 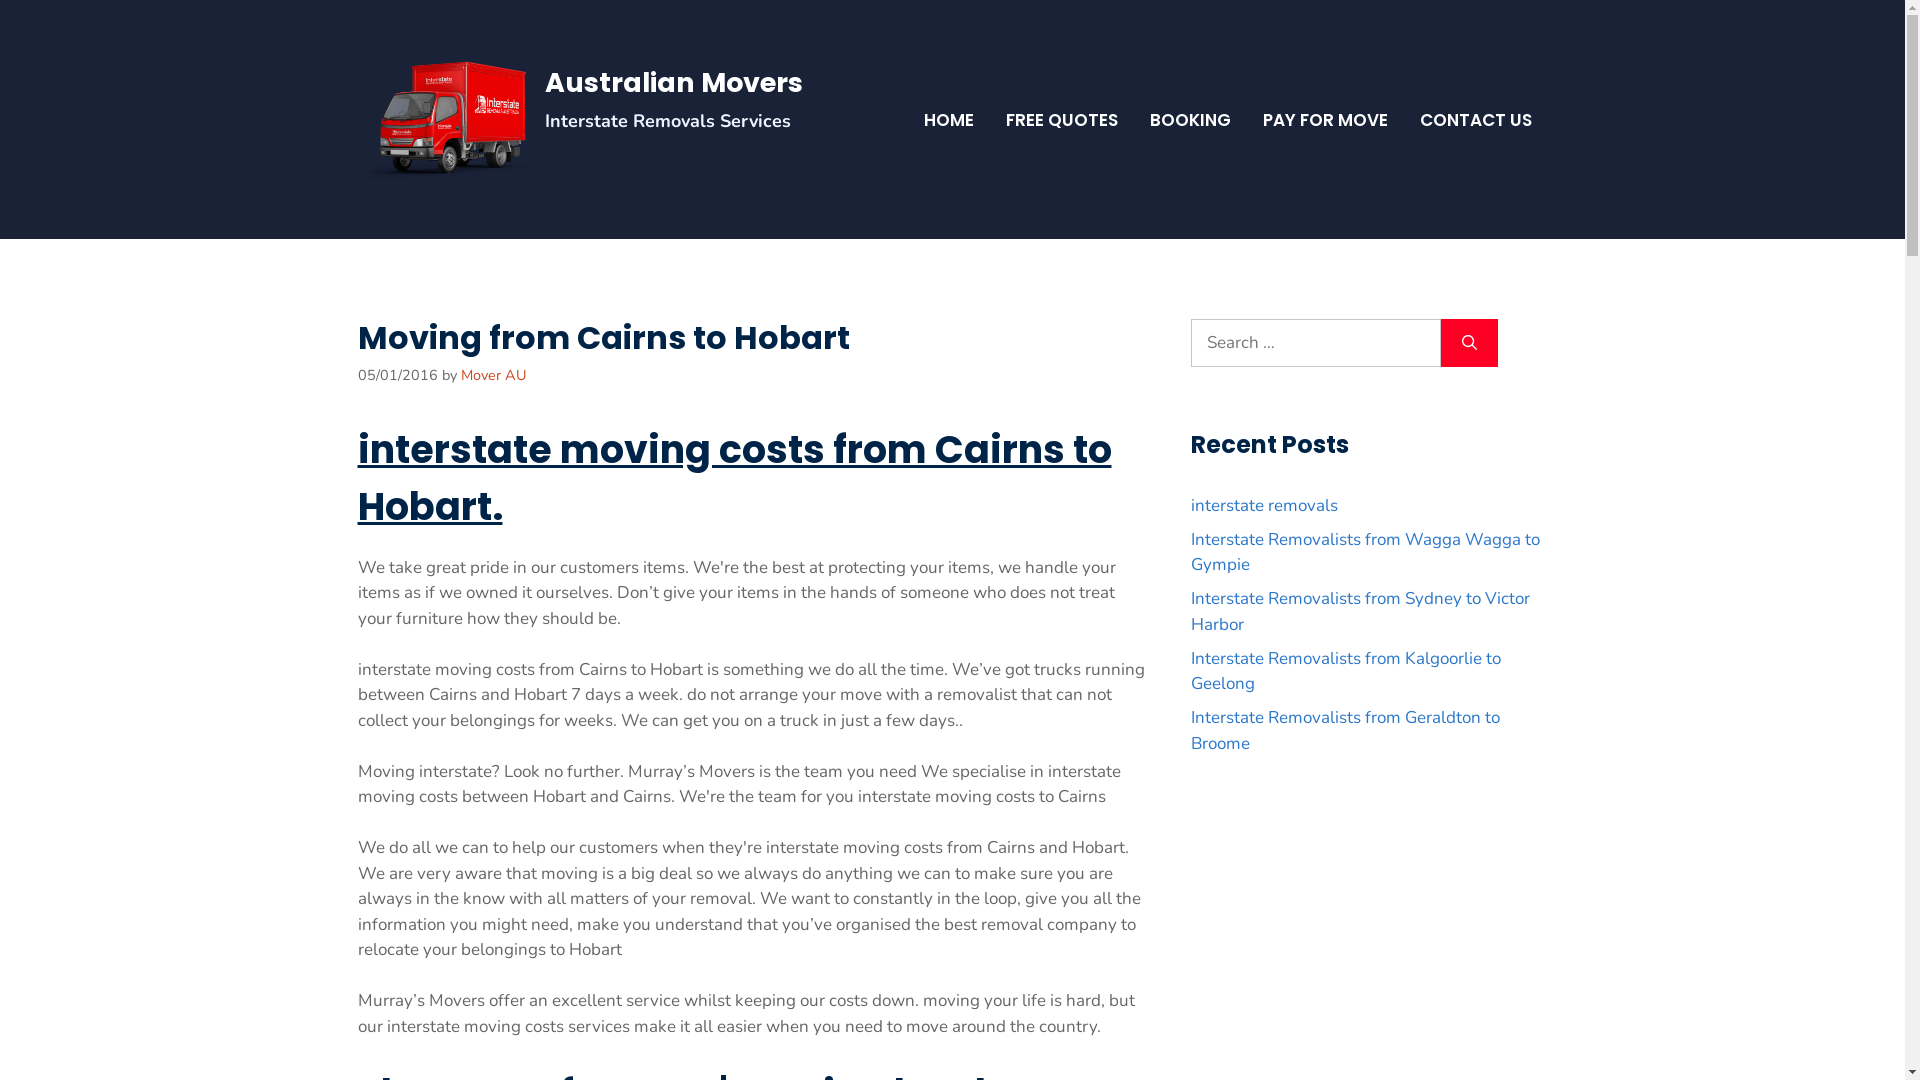 What do you see at coordinates (1262, 504) in the screenshot?
I see `'interstate removals'` at bounding box center [1262, 504].